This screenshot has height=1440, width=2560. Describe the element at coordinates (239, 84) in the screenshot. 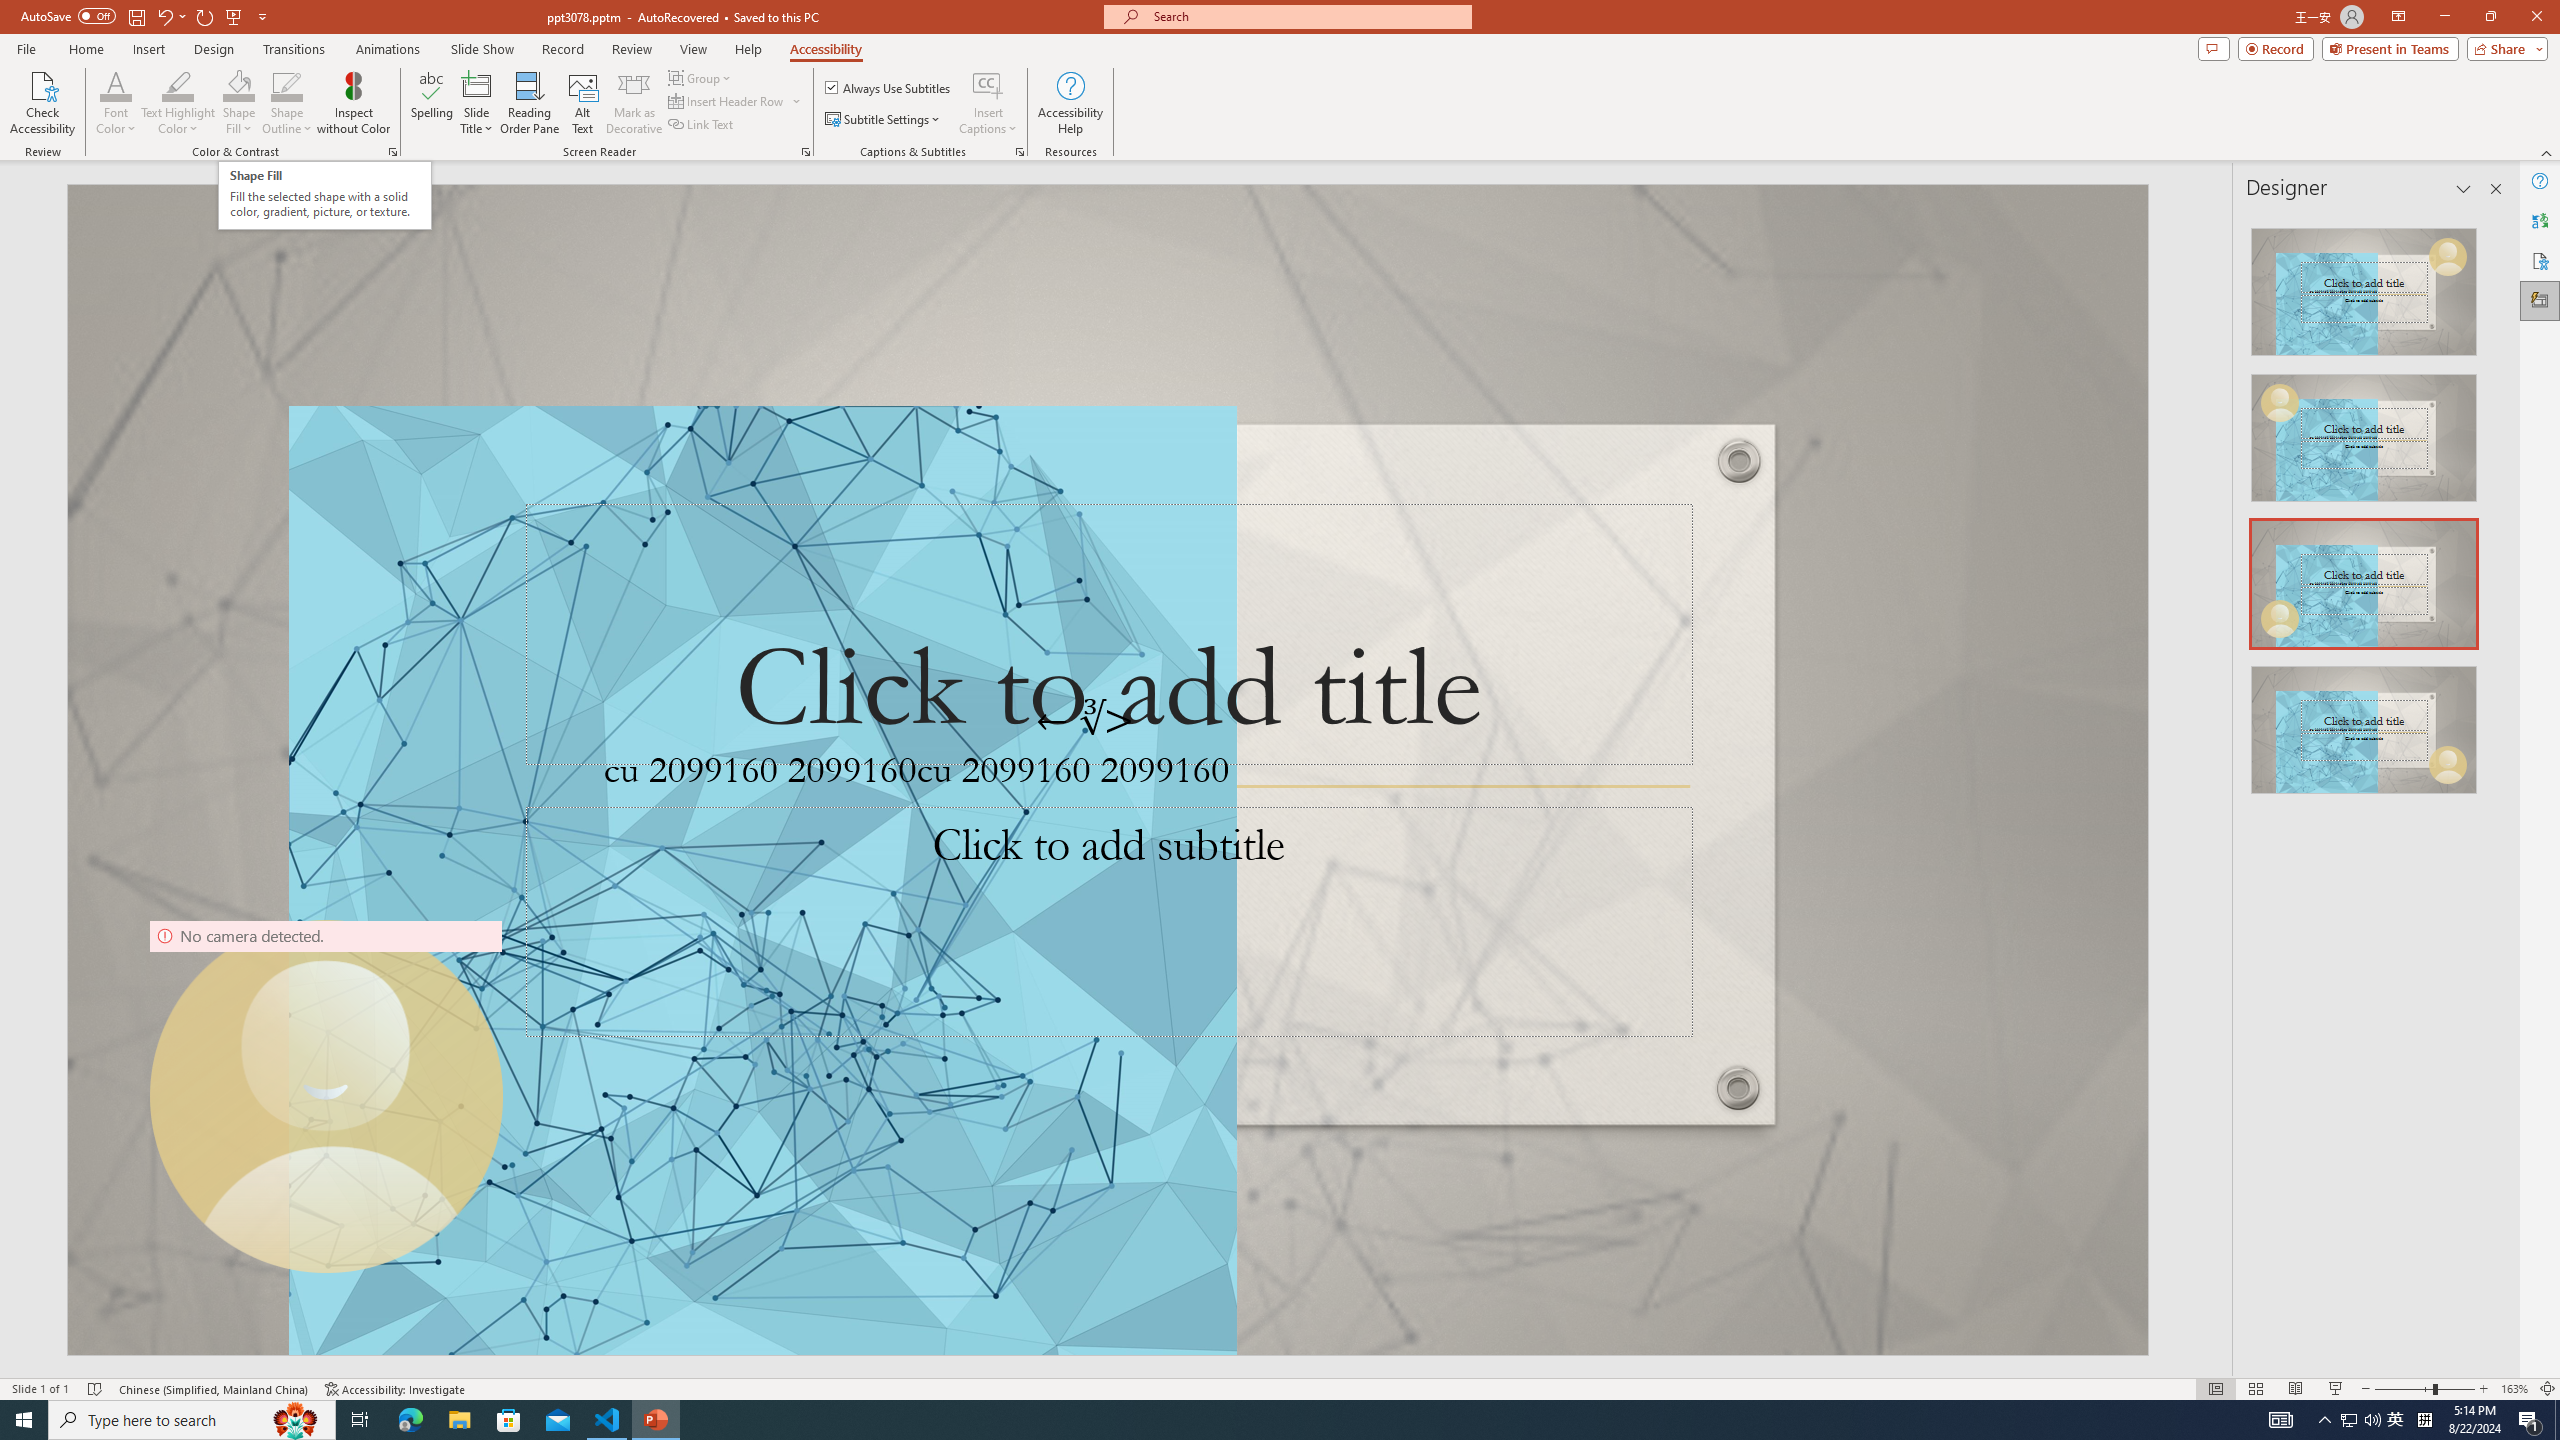

I see `'Shape Fill'` at that location.